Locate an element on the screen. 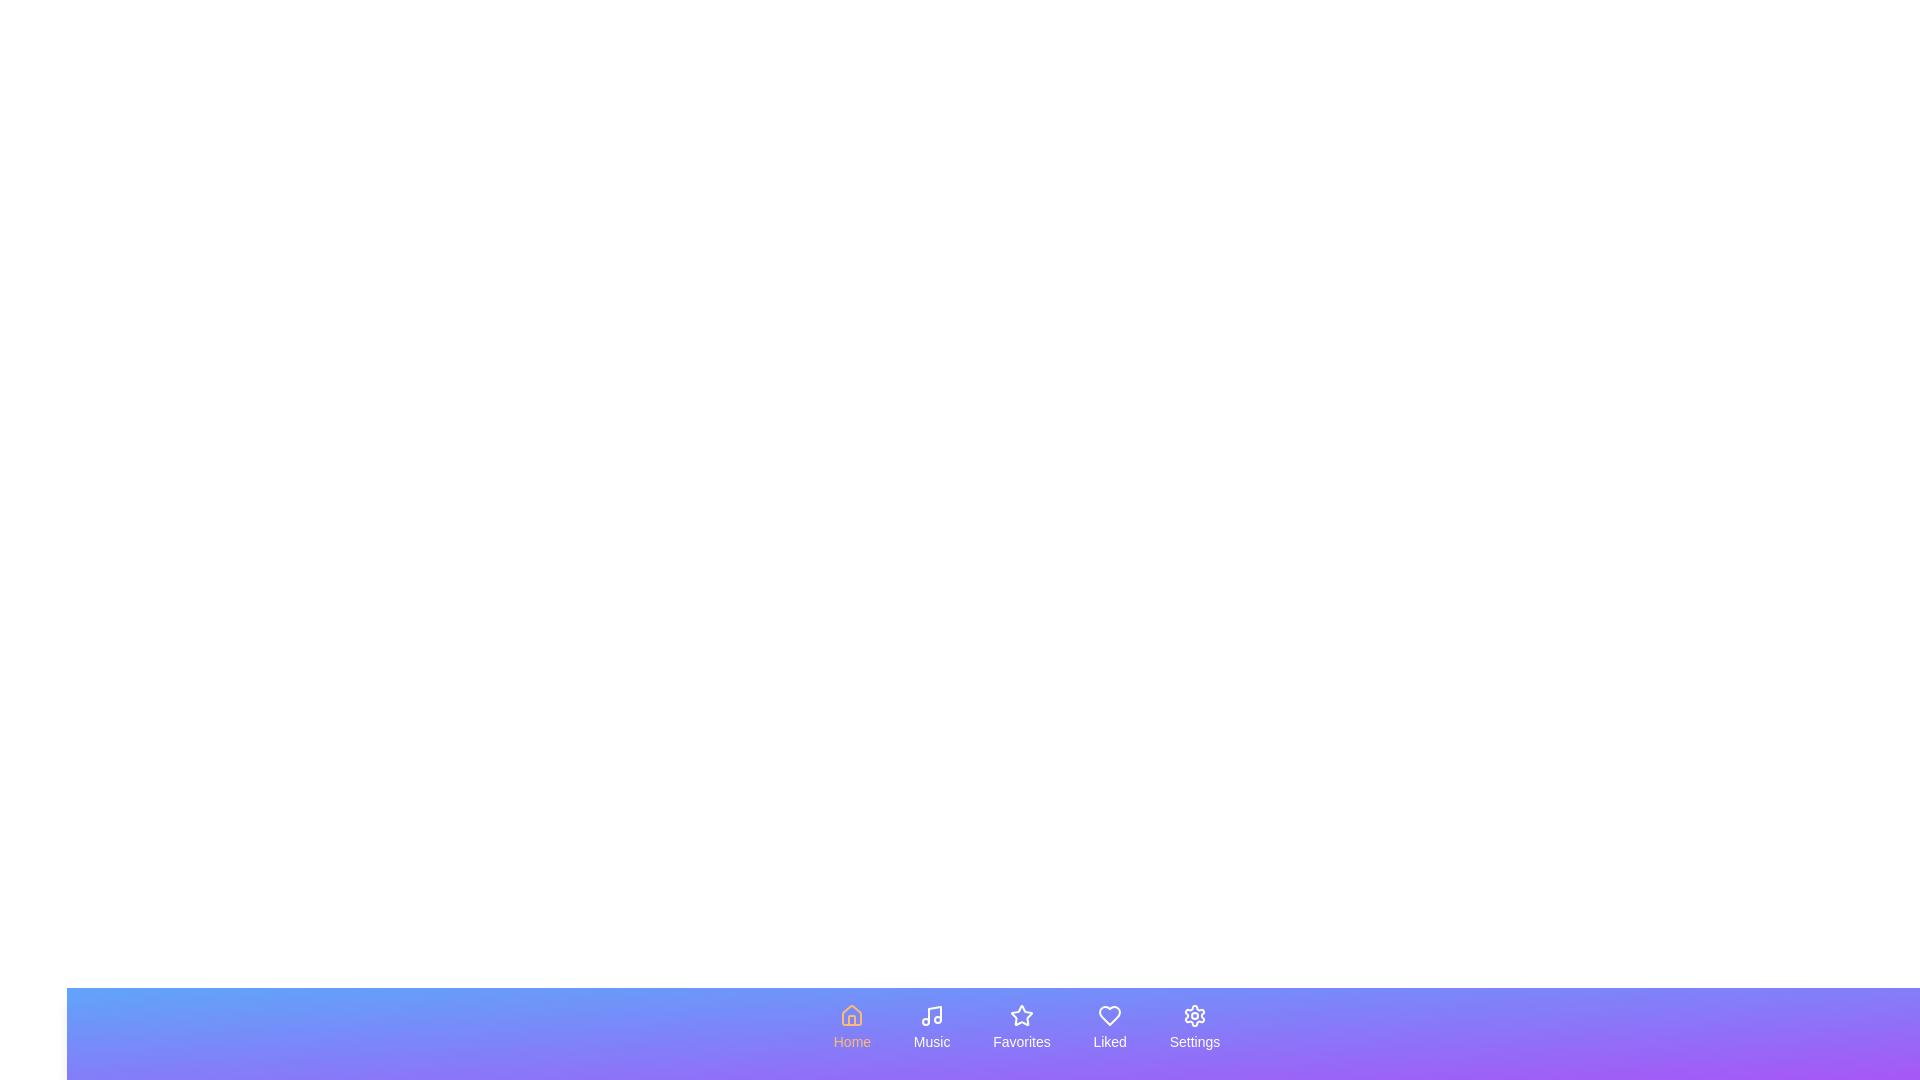 Image resolution: width=1920 pixels, height=1080 pixels. the tab labeled Settings by clicking on its icon or label is located at coordinates (1195, 1028).